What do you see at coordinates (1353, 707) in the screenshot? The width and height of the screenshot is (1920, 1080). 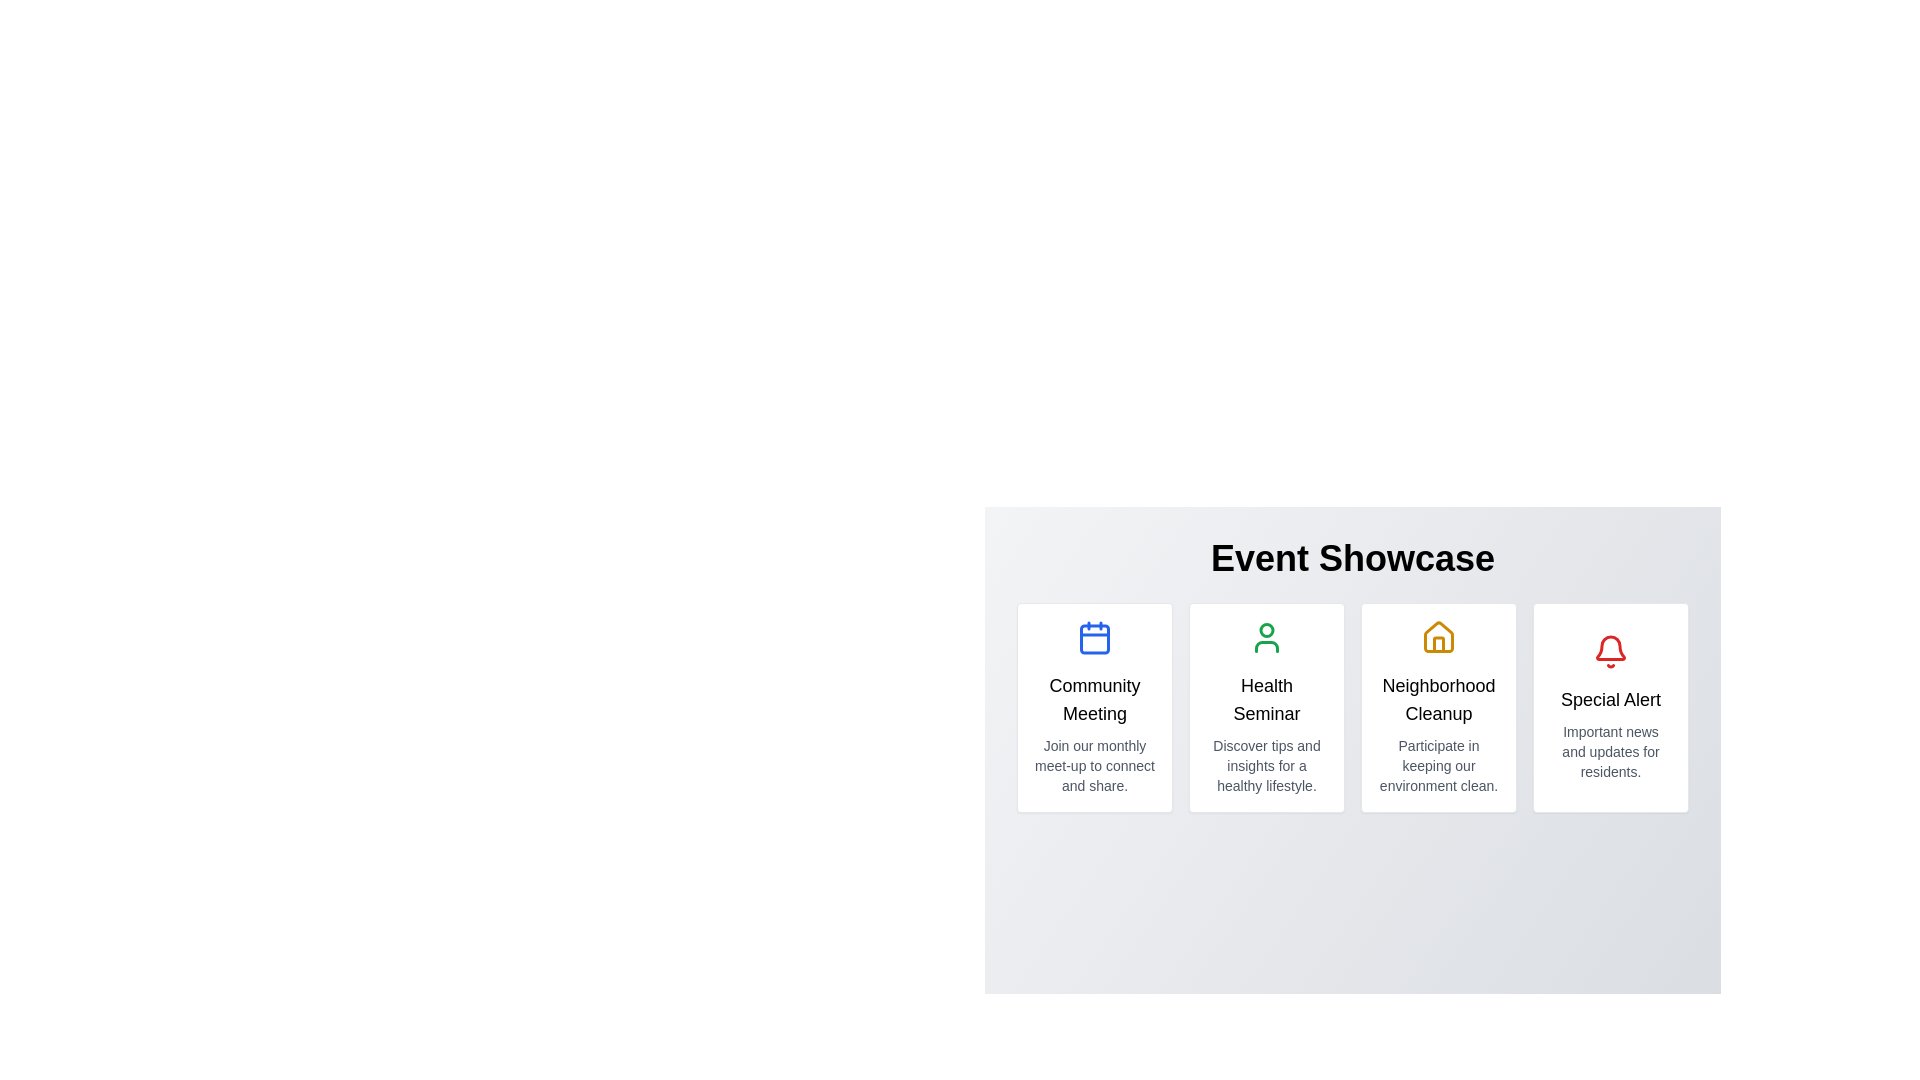 I see `the third section of the Grid layout below the 'Event Showcase' title` at bounding box center [1353, 707].